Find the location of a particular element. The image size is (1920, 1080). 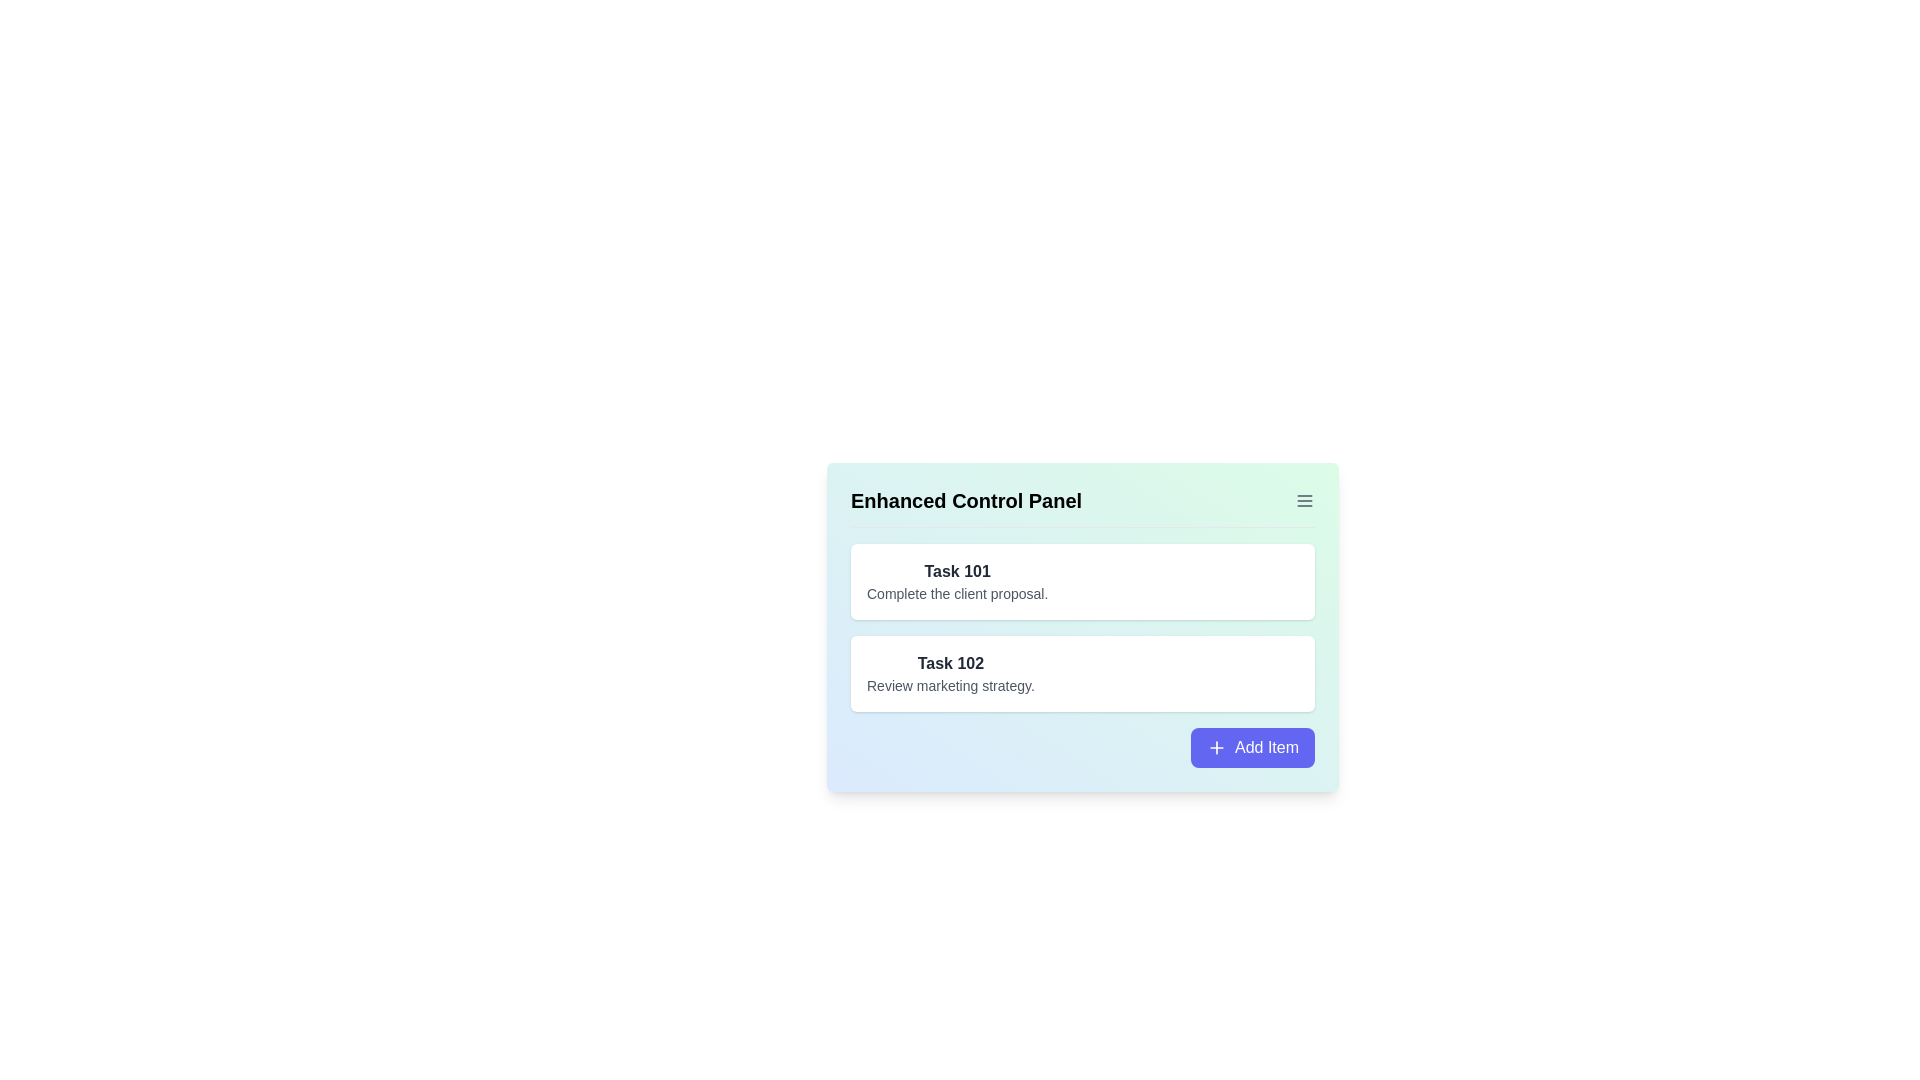

text of the actionable button located at the bottom-right corner of the task management panel, which signifies the addition of a new item or task is located at coordinates (1266, 748).